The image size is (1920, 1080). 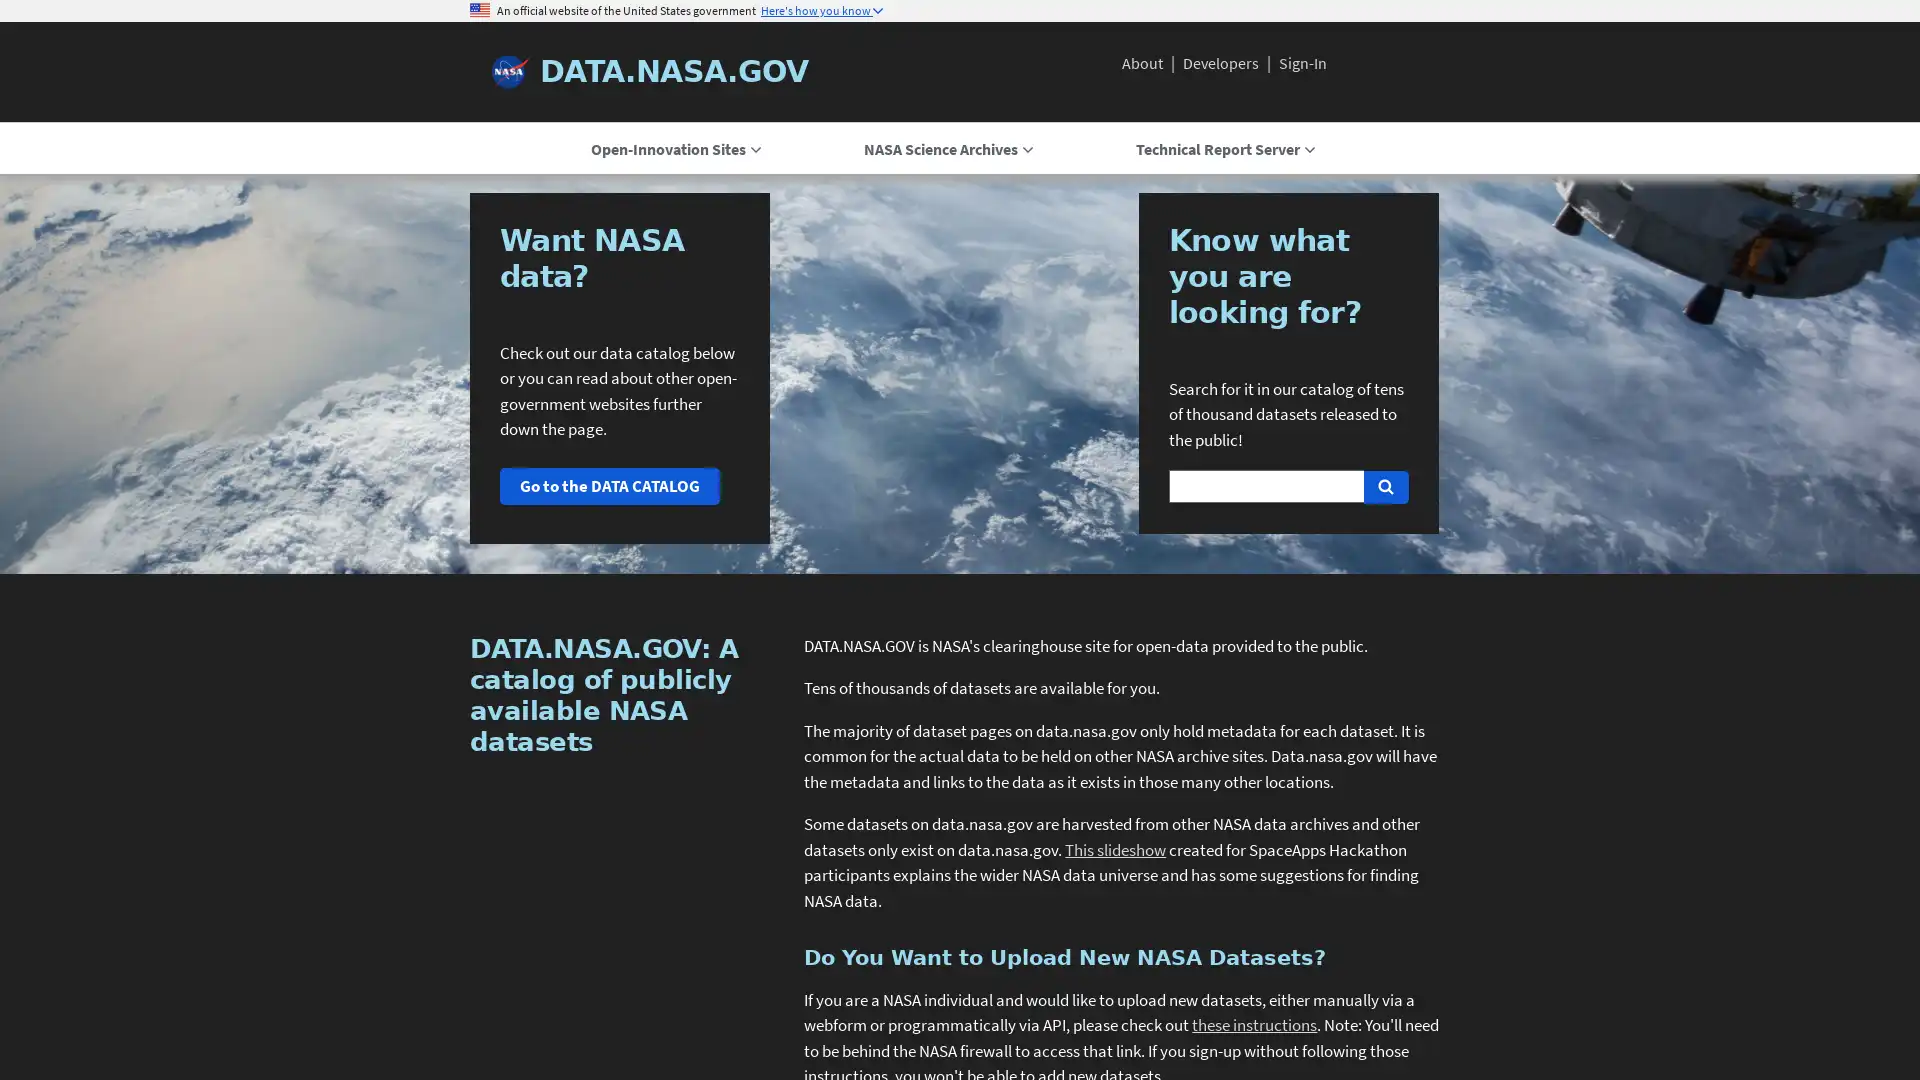 What do you see at coordinates (1384, 486) in the screenshot?
I see `Search` at bounding box center [1384, 486].